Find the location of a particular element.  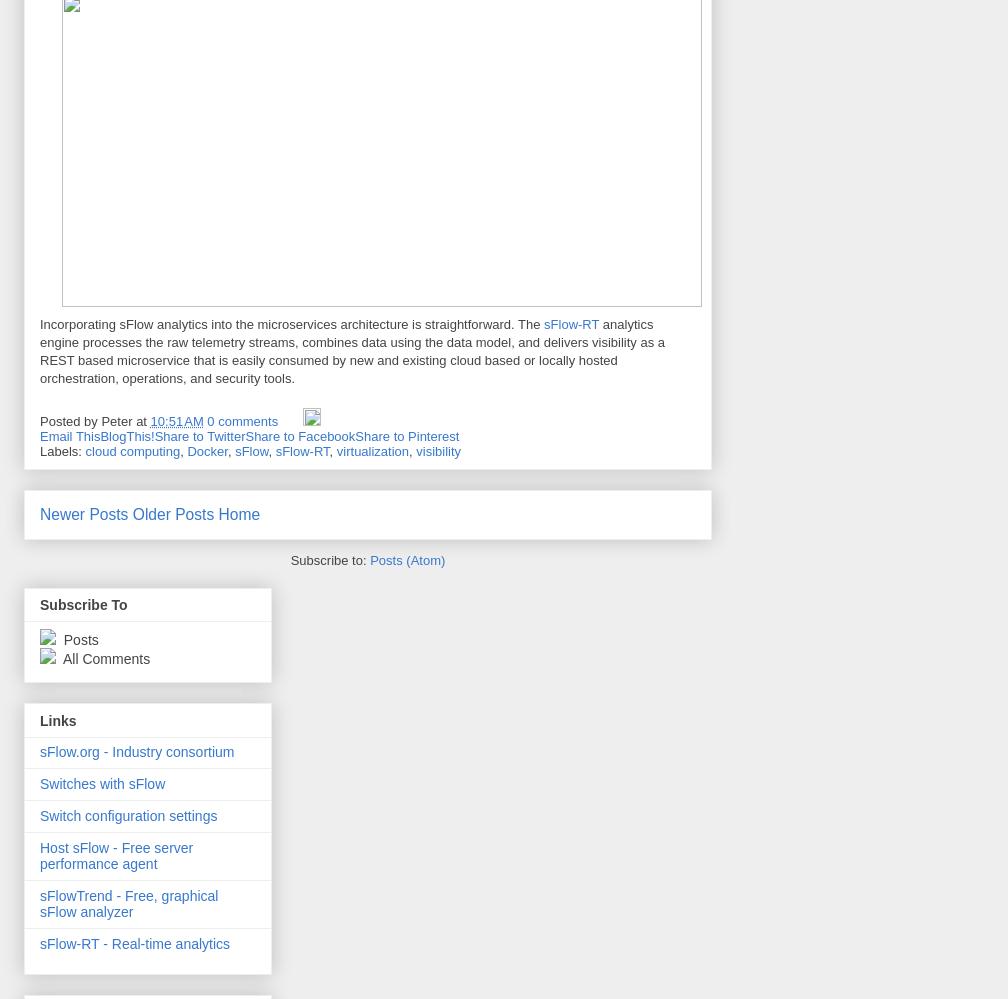

'Docker' is located at coordinates (186, 451).